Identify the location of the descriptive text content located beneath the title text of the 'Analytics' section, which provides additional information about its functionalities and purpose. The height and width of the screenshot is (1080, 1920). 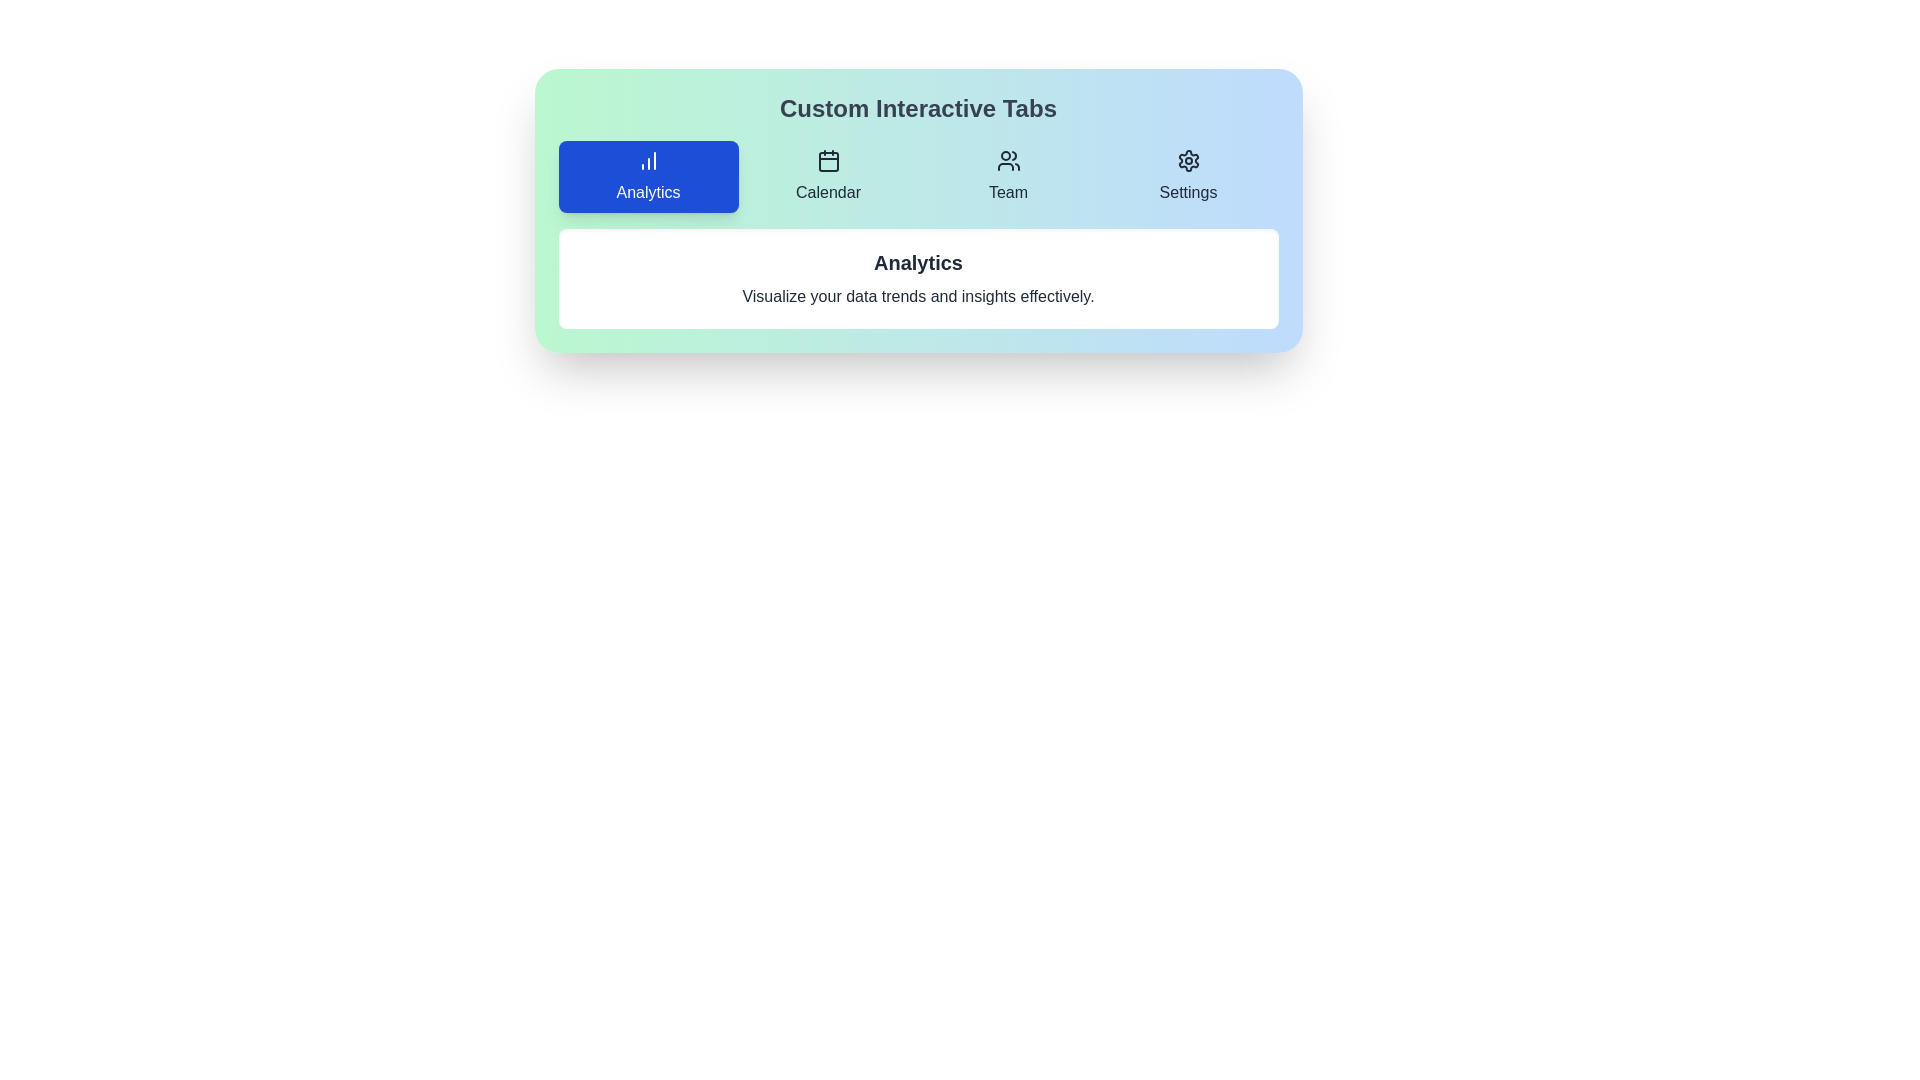
(917, 297).